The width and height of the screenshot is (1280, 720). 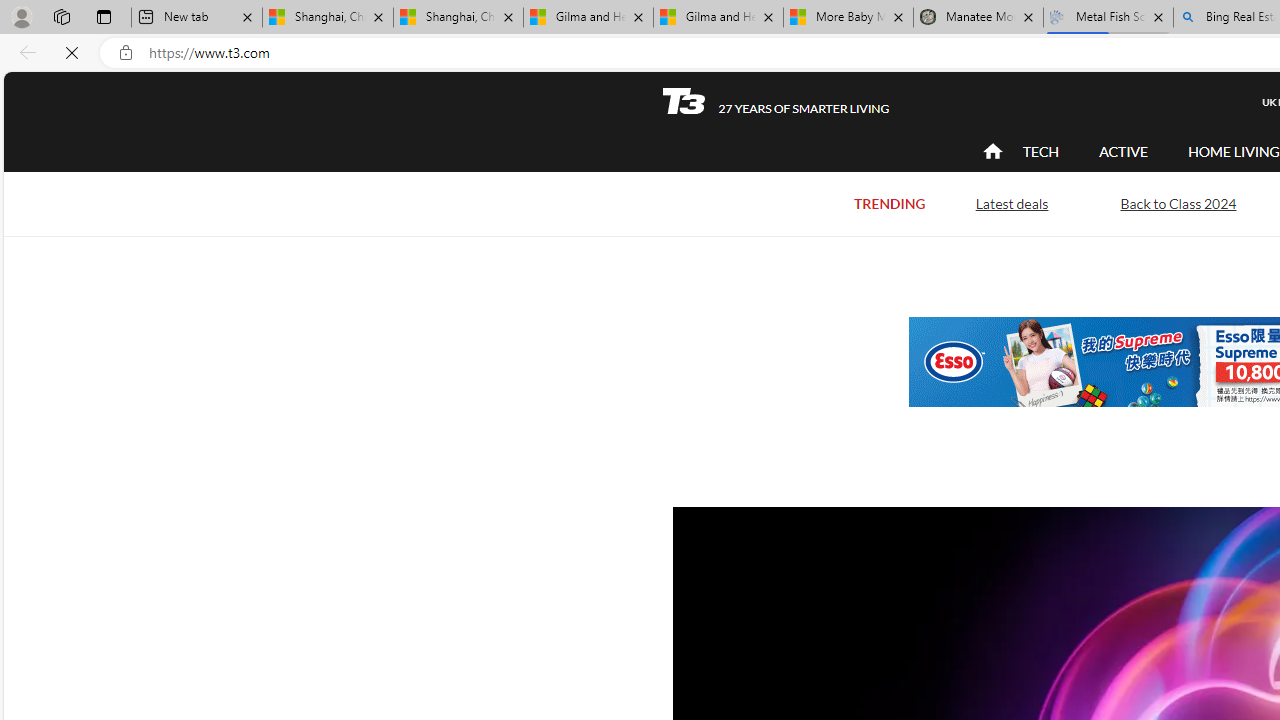 I want to click on 'Back to Class 2024', so click(x=1178, y=204).